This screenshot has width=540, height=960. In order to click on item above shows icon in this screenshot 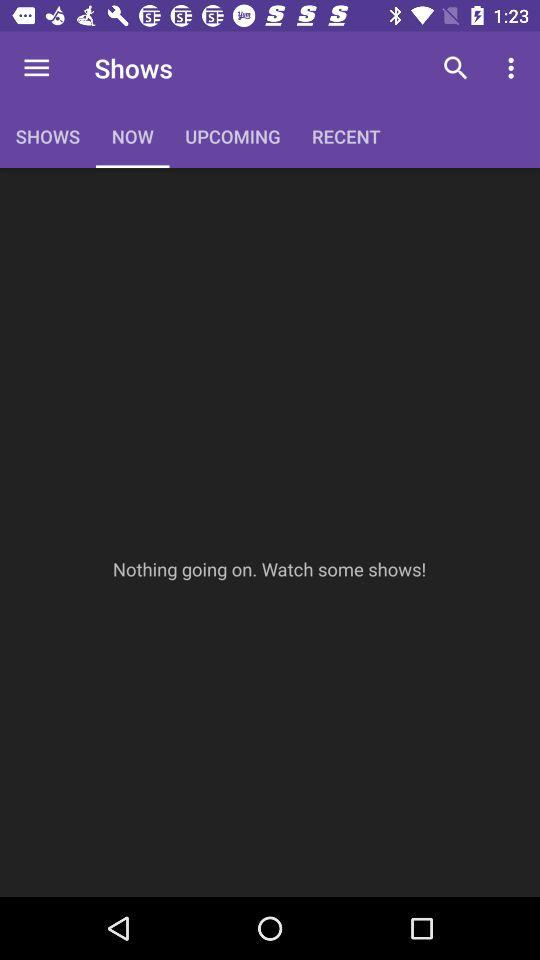, I will do `click(36, 68)`.